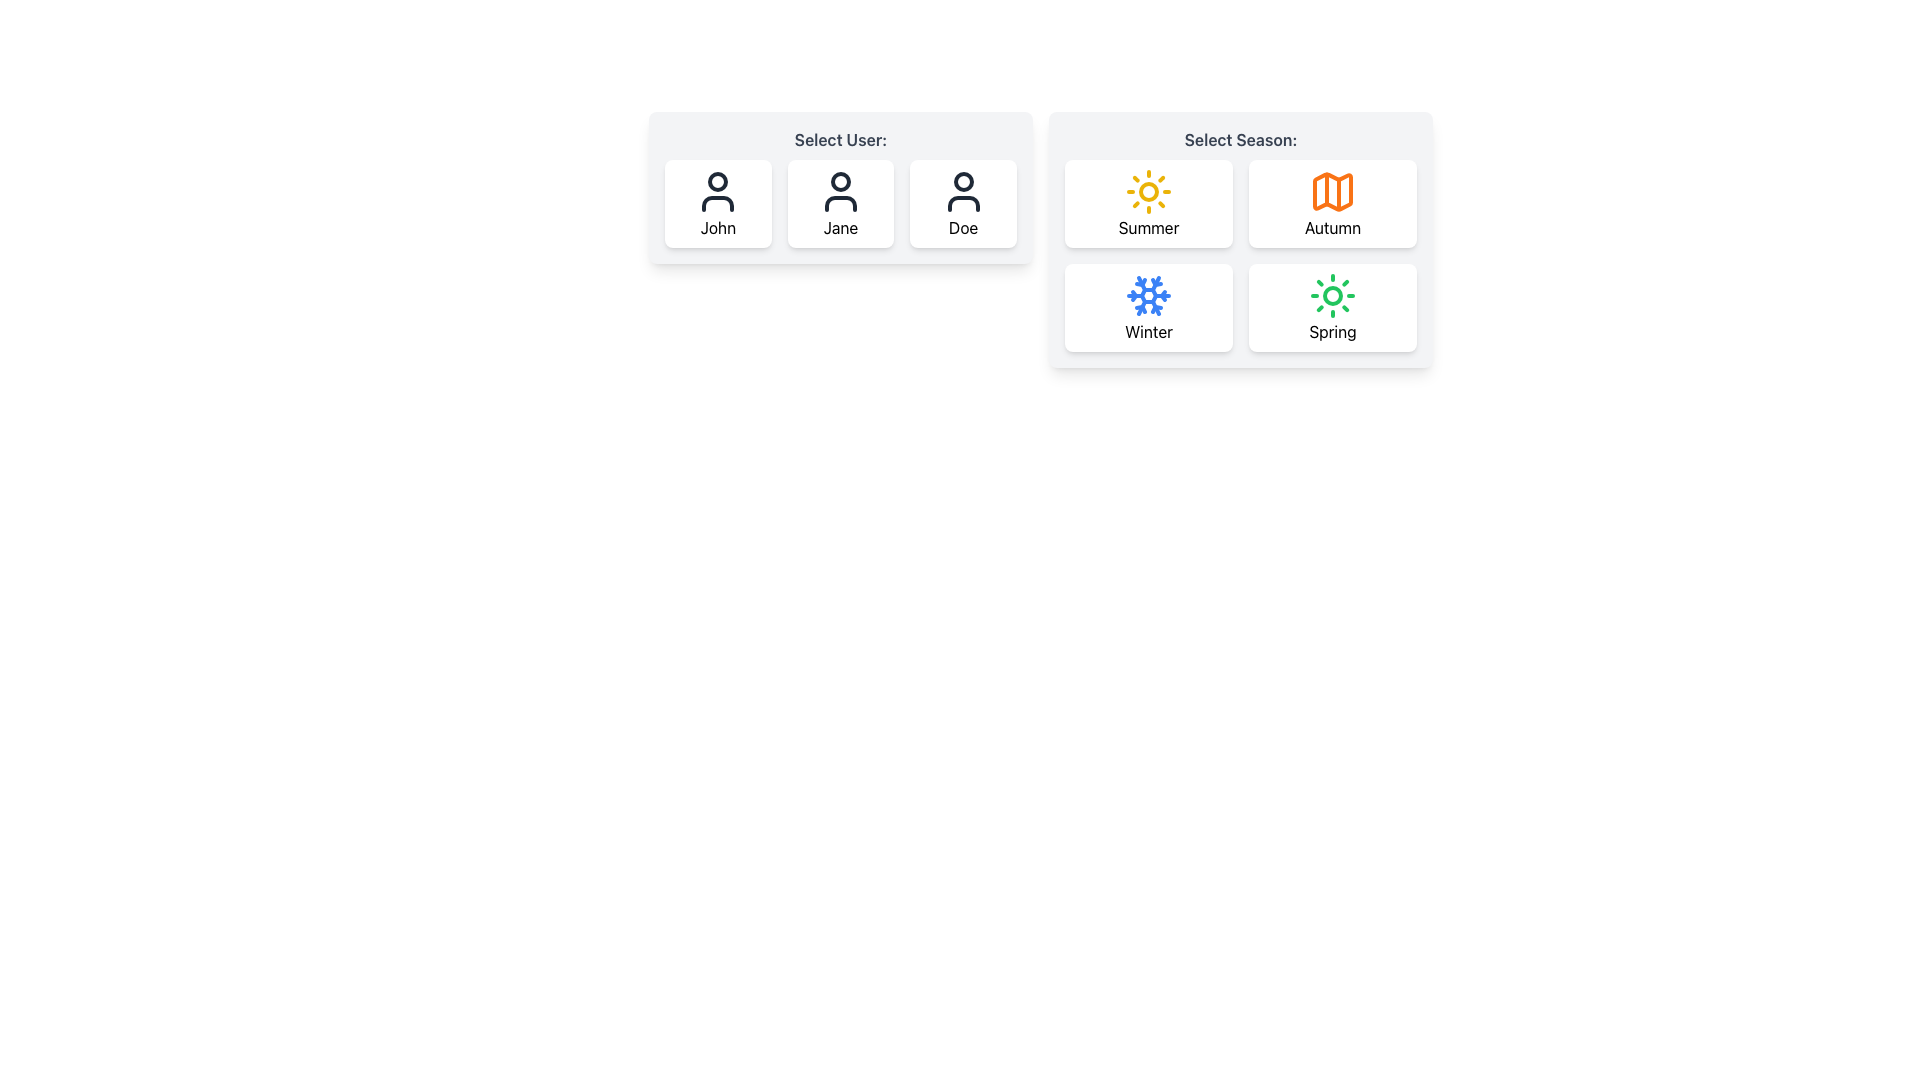 Image resolution: width=1920 pixels, height=1080 pixels. Describe the element at coordinates (963, 204) in the screenshot. I see `the lower portion of the SVG icon representing the user 'Doe'` at that location.